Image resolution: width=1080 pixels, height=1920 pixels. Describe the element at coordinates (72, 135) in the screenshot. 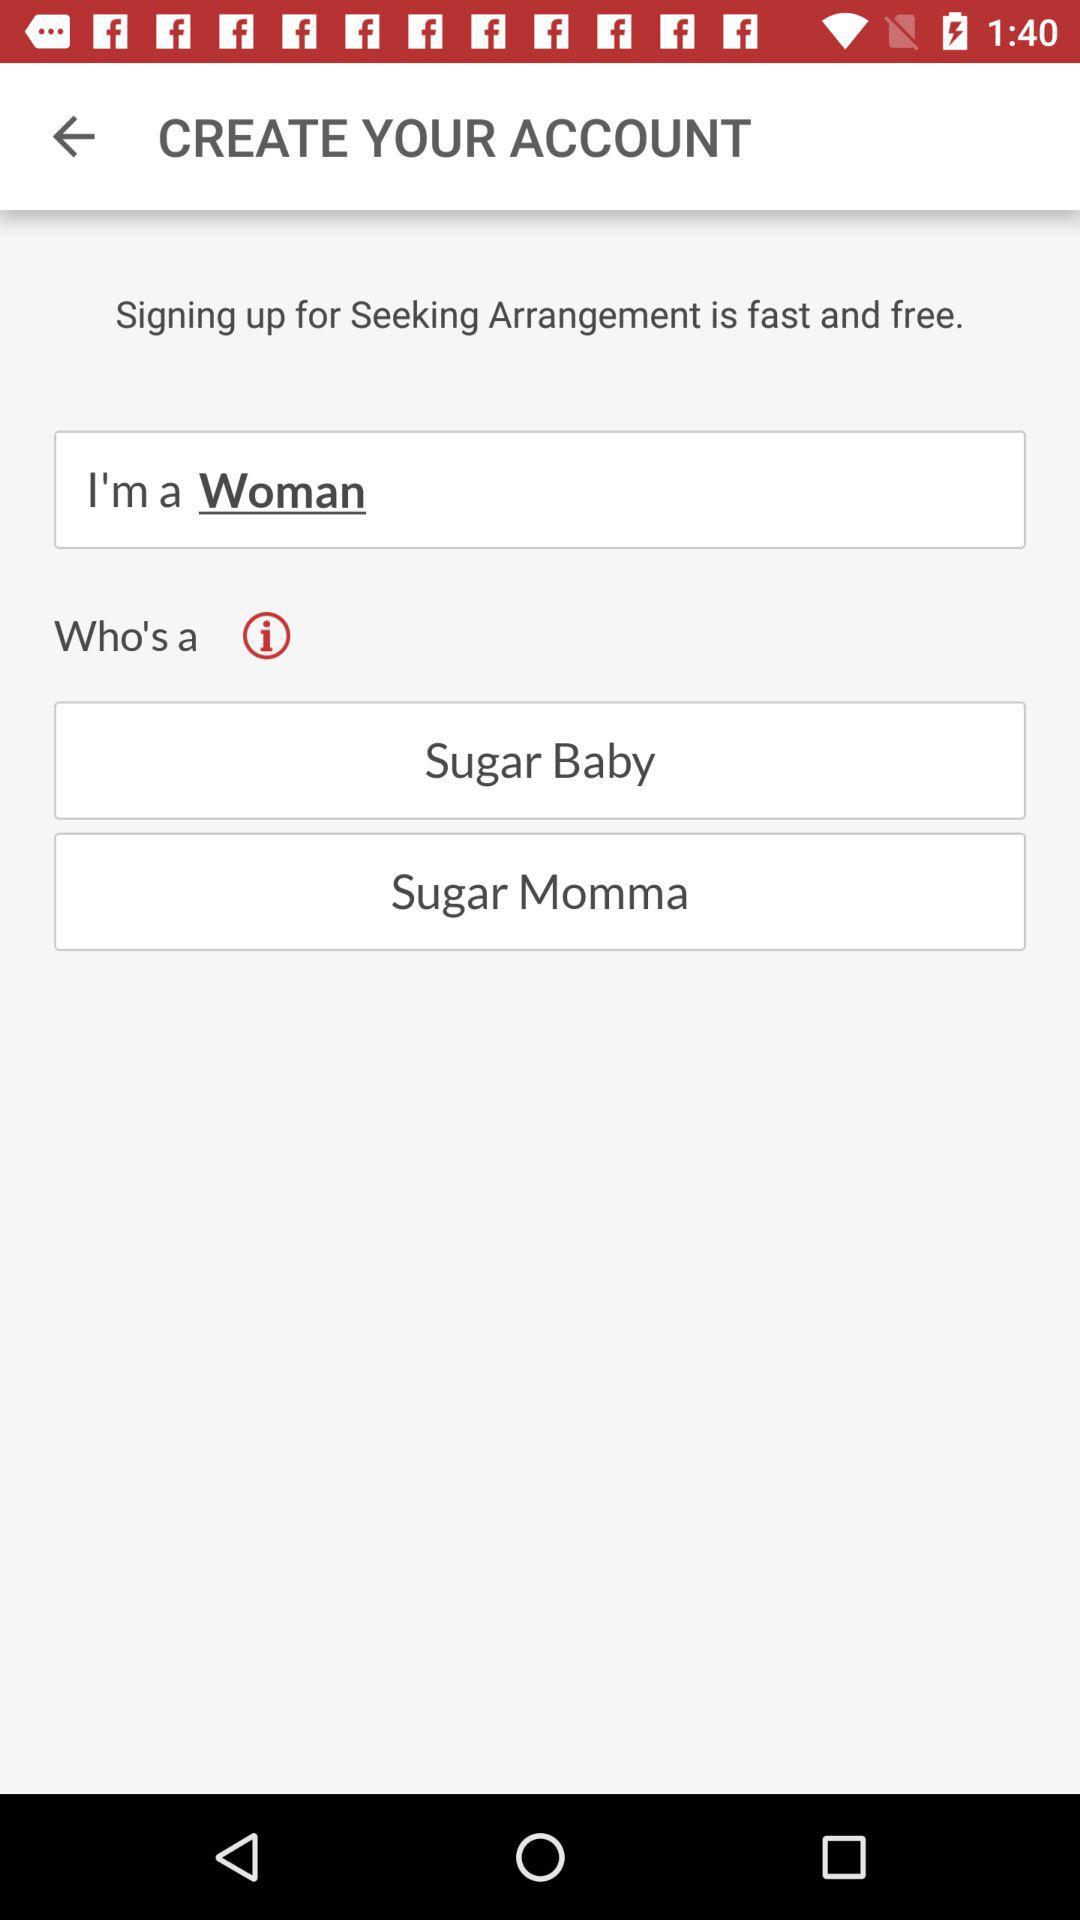

I see `icon next to the create your account` at that location.